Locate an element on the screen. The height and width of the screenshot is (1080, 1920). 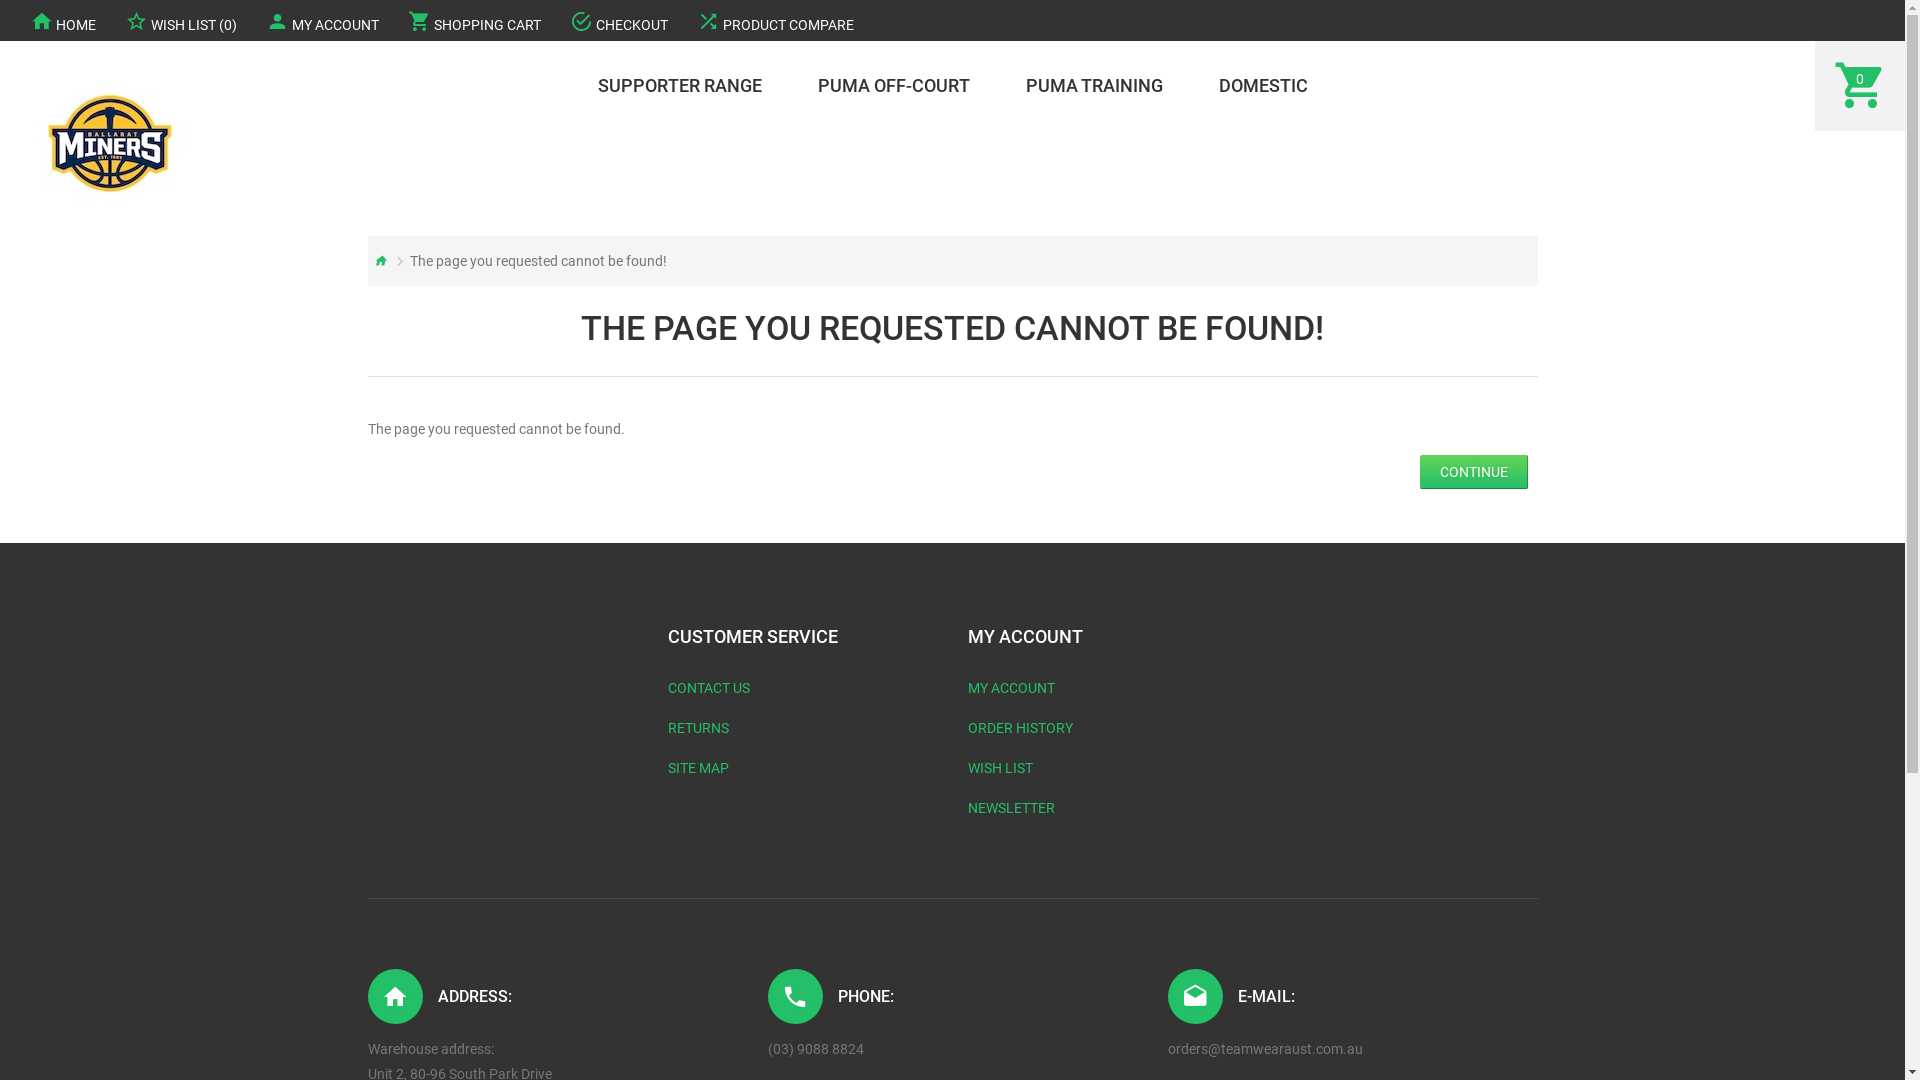
'SUPPORTER RANGE' is located at coordinates (569, 84).